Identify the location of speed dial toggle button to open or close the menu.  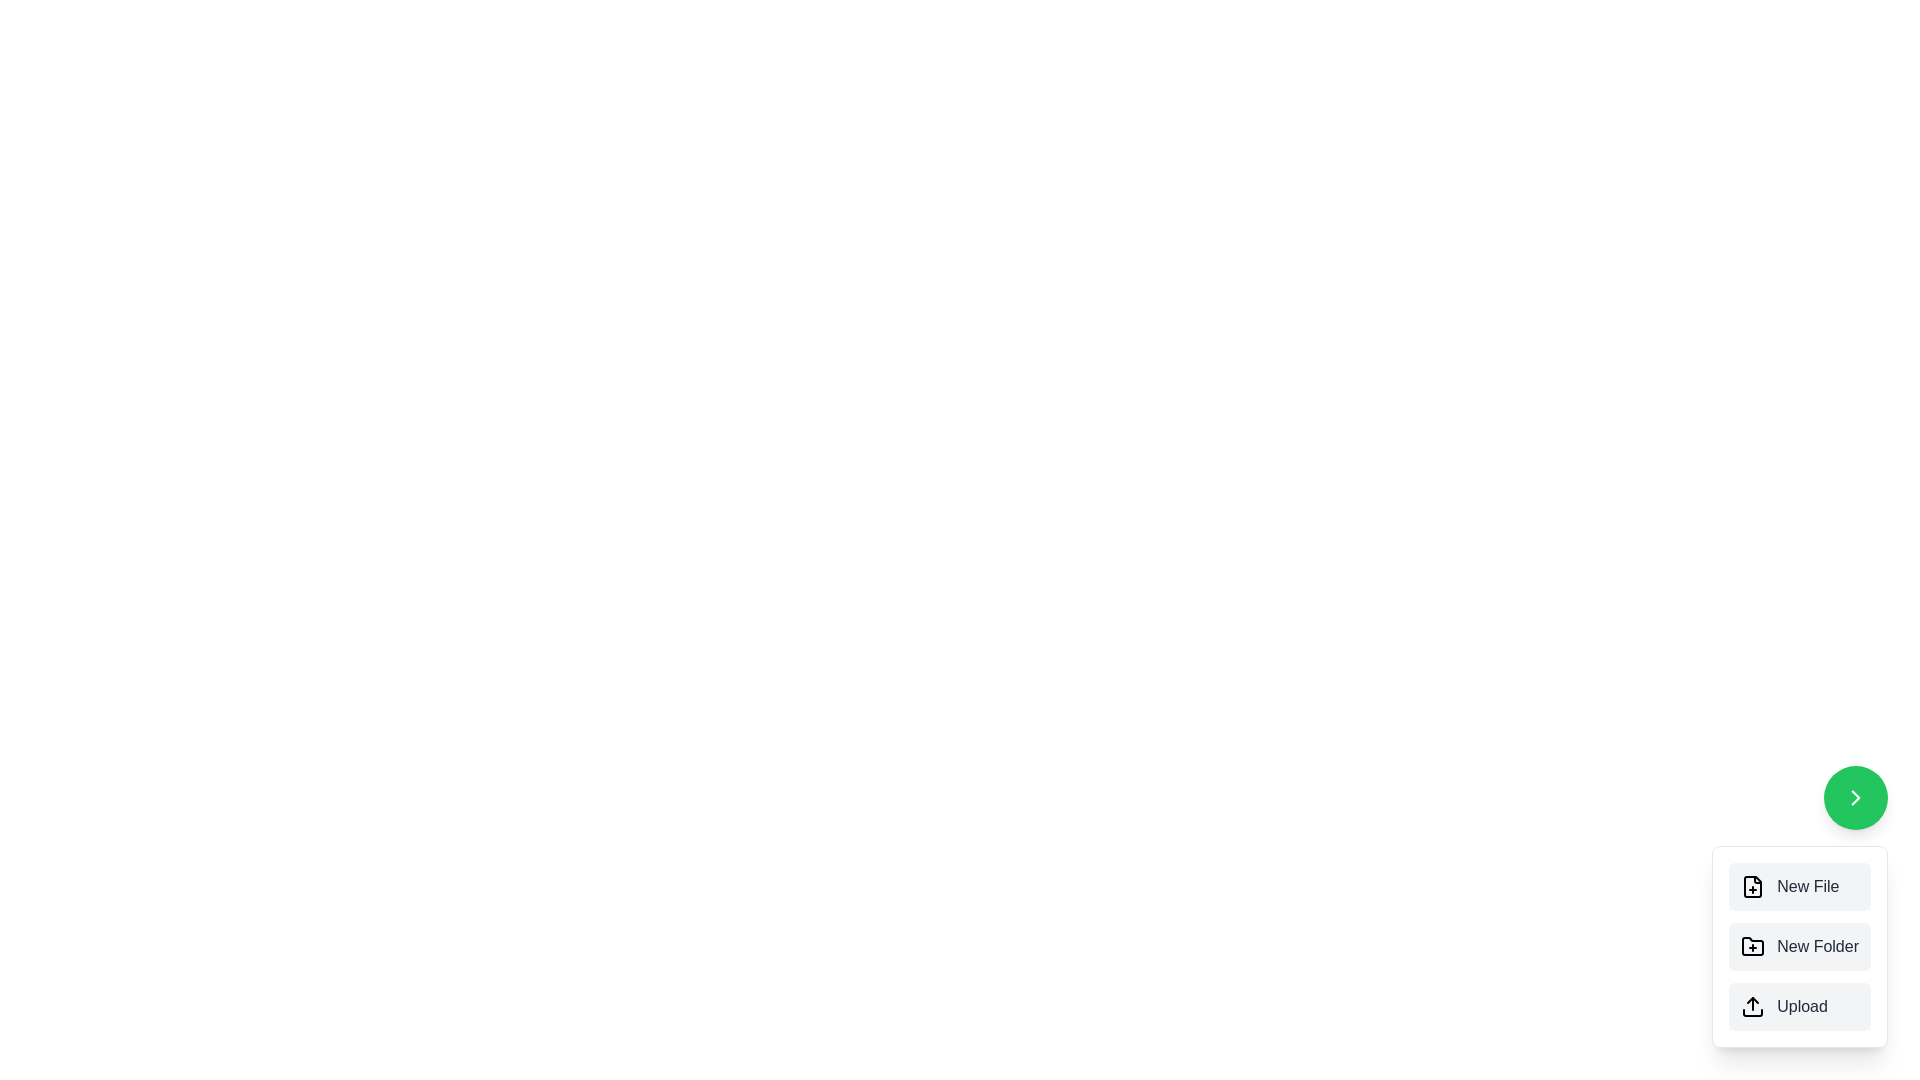
(1855, 797).